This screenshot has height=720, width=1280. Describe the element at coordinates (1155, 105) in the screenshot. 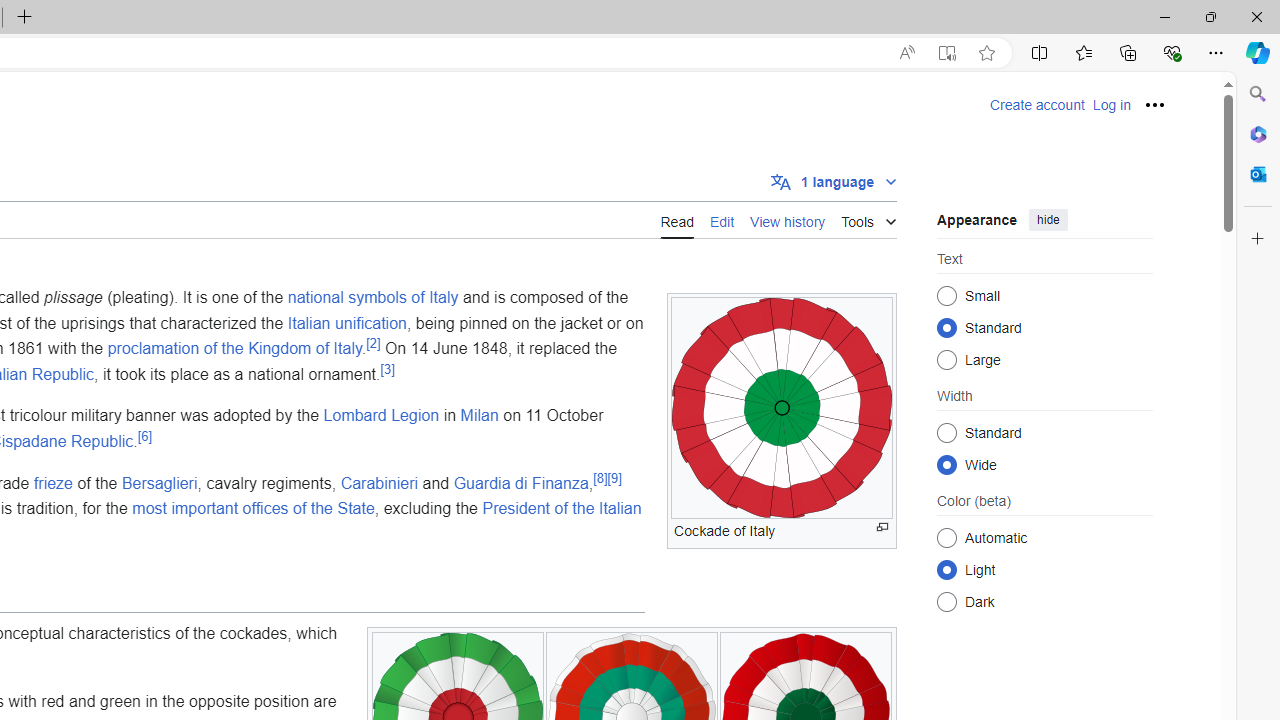

I see `'Personal tools'` at that location.